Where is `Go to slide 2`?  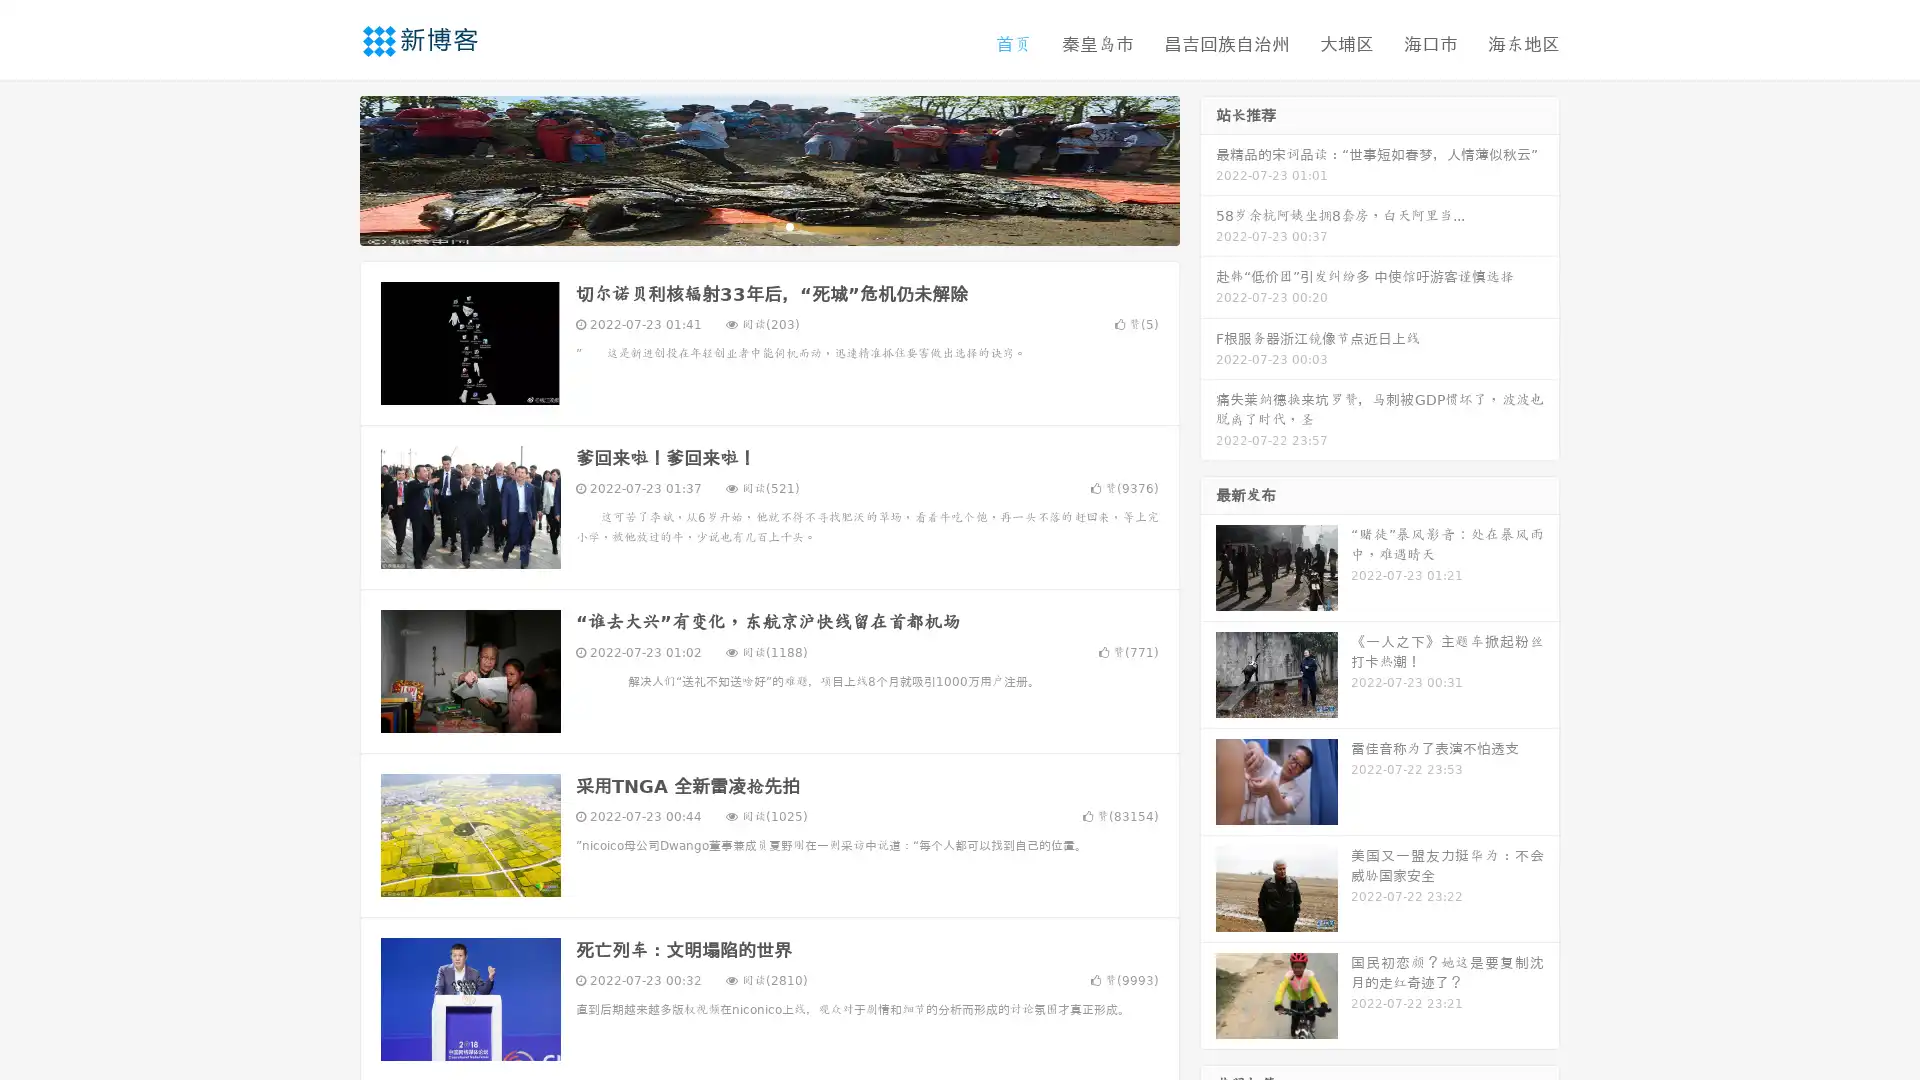
Go to slide 2 is located at coordinates (768, 225).